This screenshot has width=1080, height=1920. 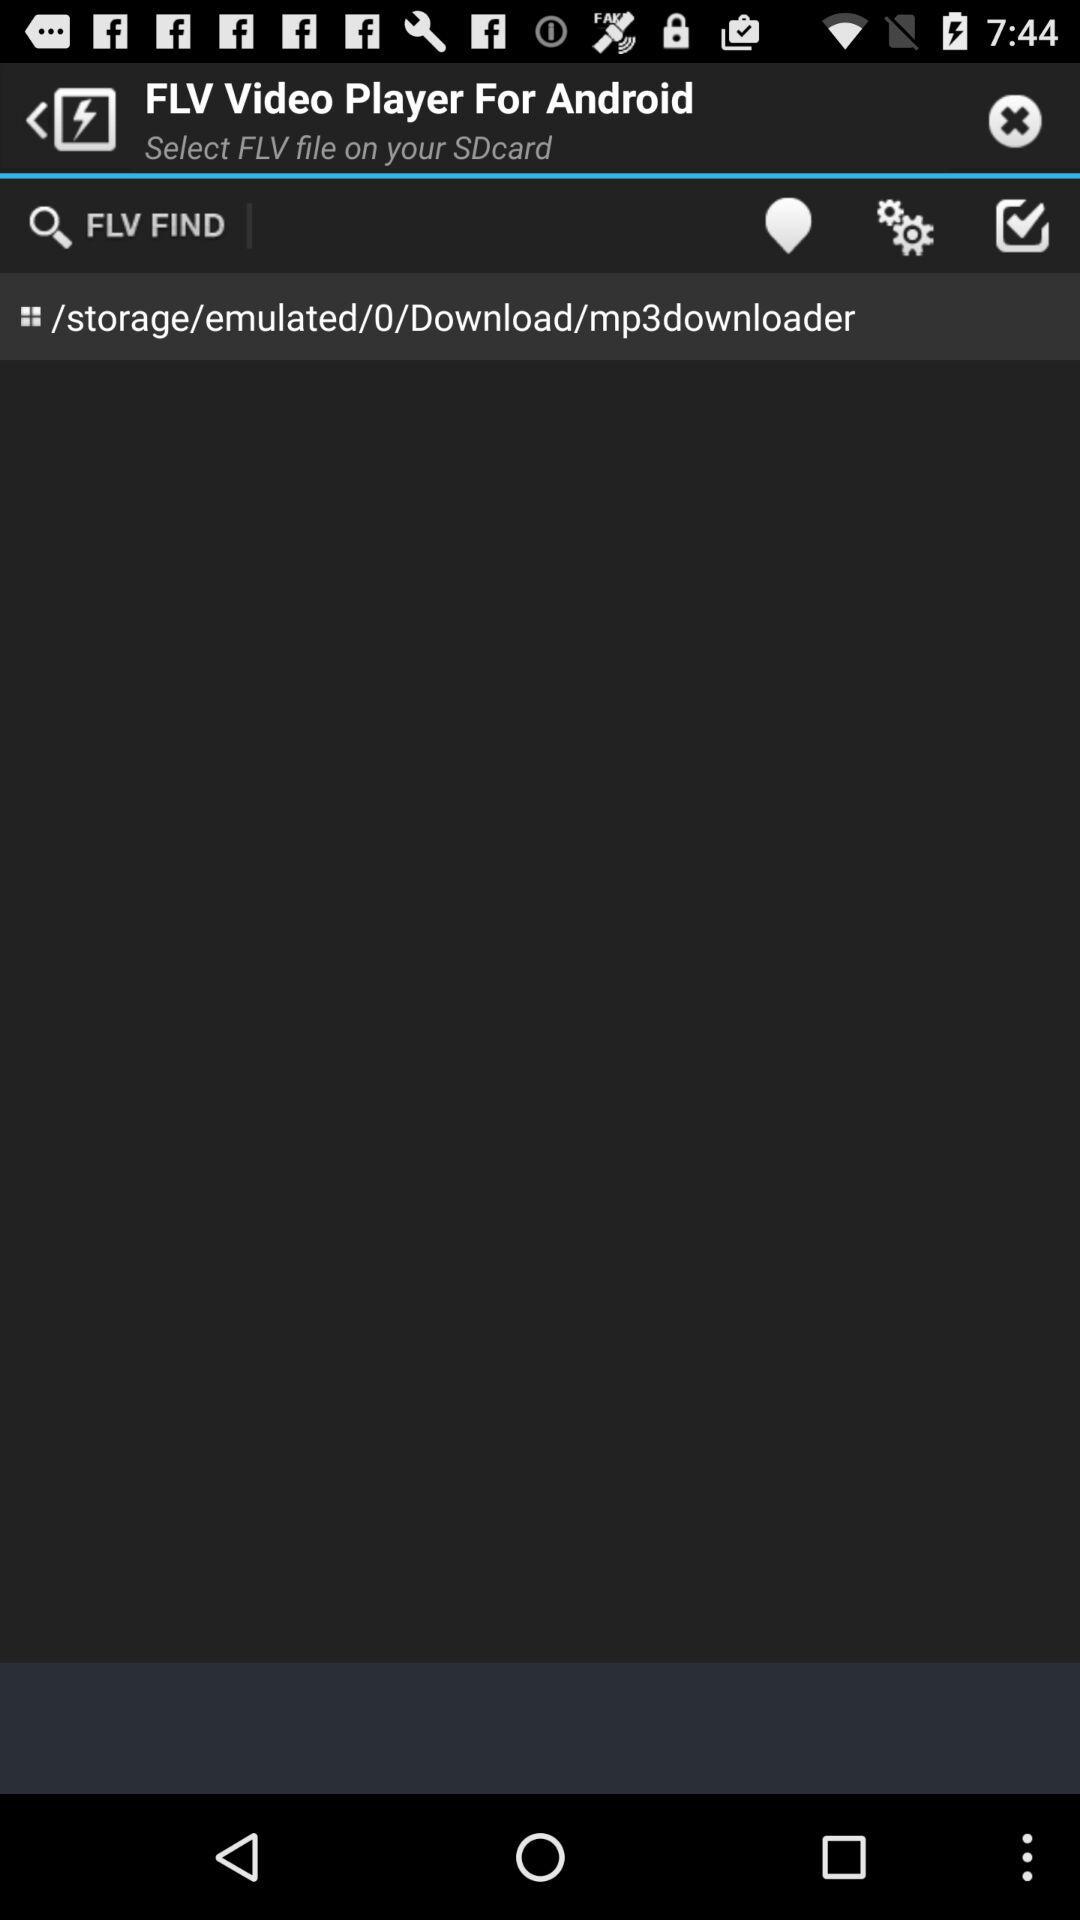 What do you see at coordinates (540, 1011) in the screenshot?
I see `app below the storage emulated 0 app` at bounding box center [540, 1011].